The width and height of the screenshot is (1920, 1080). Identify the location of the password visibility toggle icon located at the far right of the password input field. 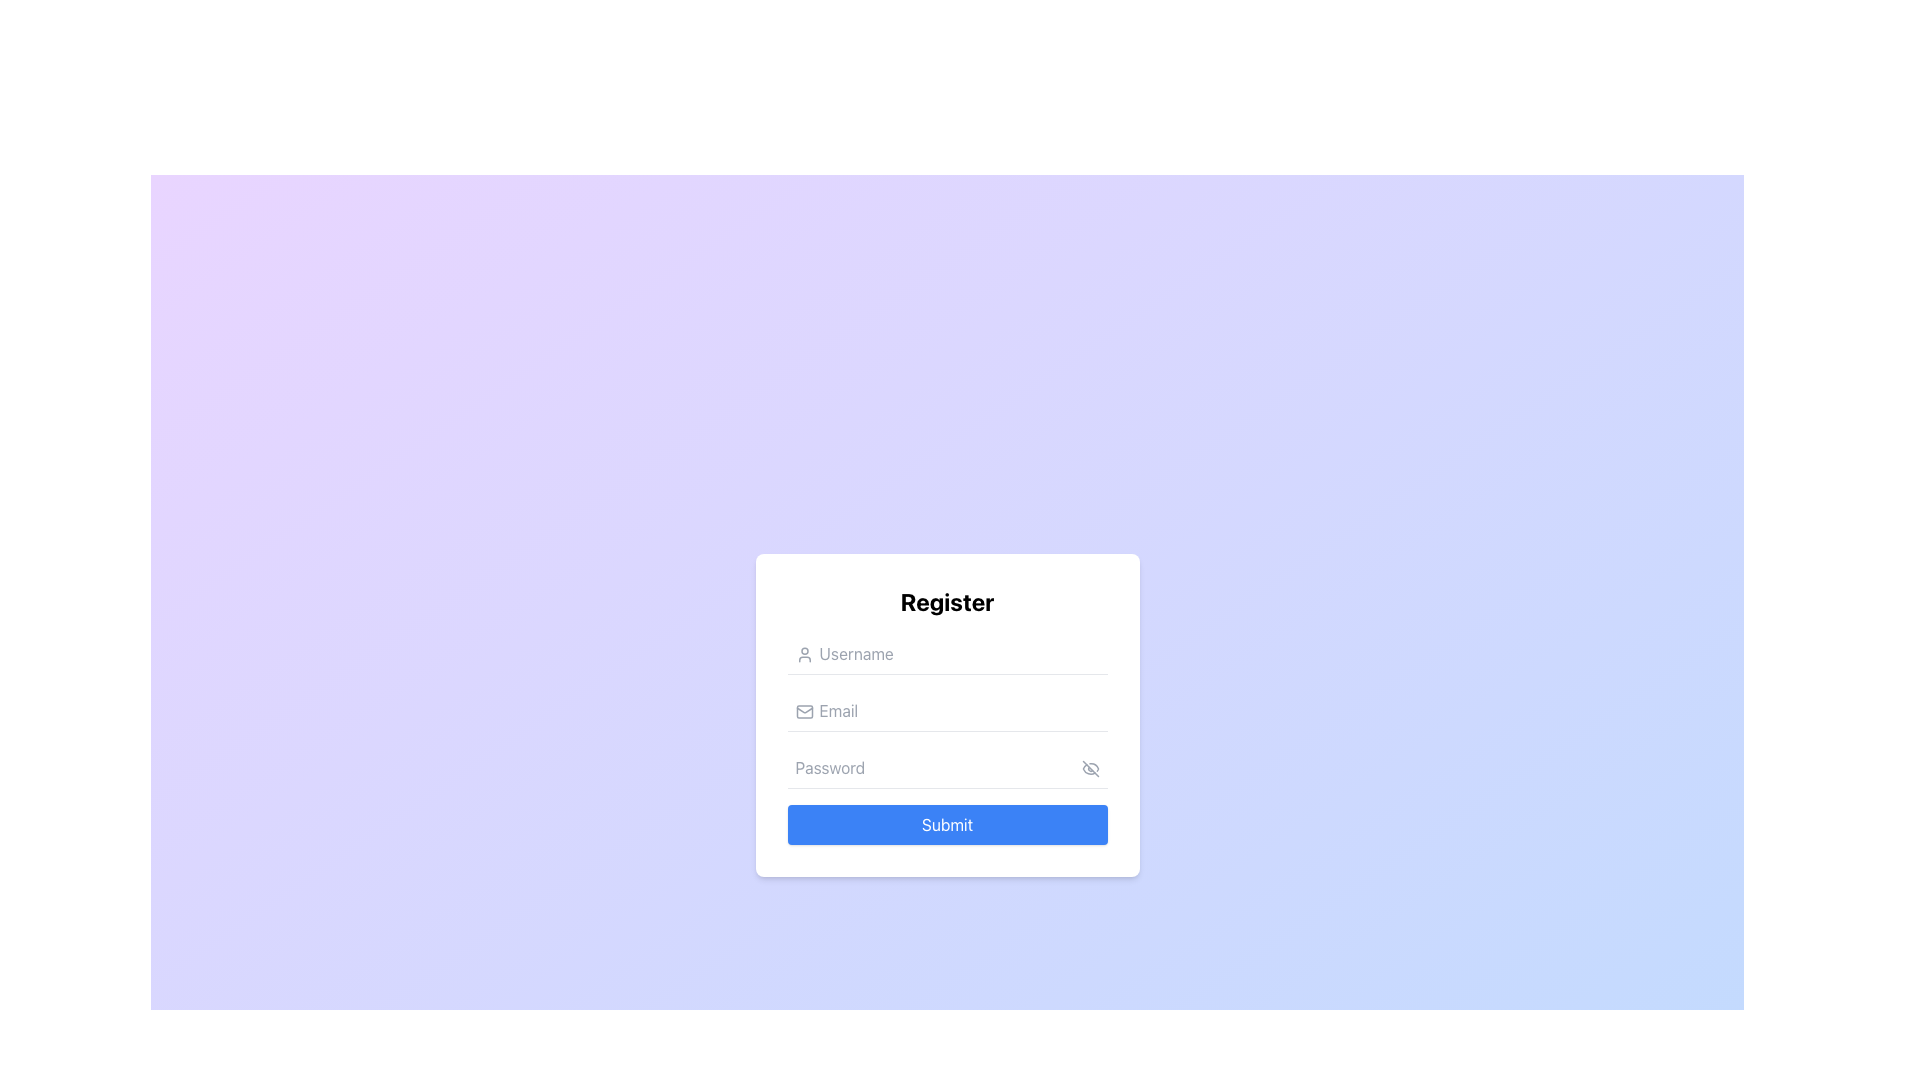
(1089, 767).